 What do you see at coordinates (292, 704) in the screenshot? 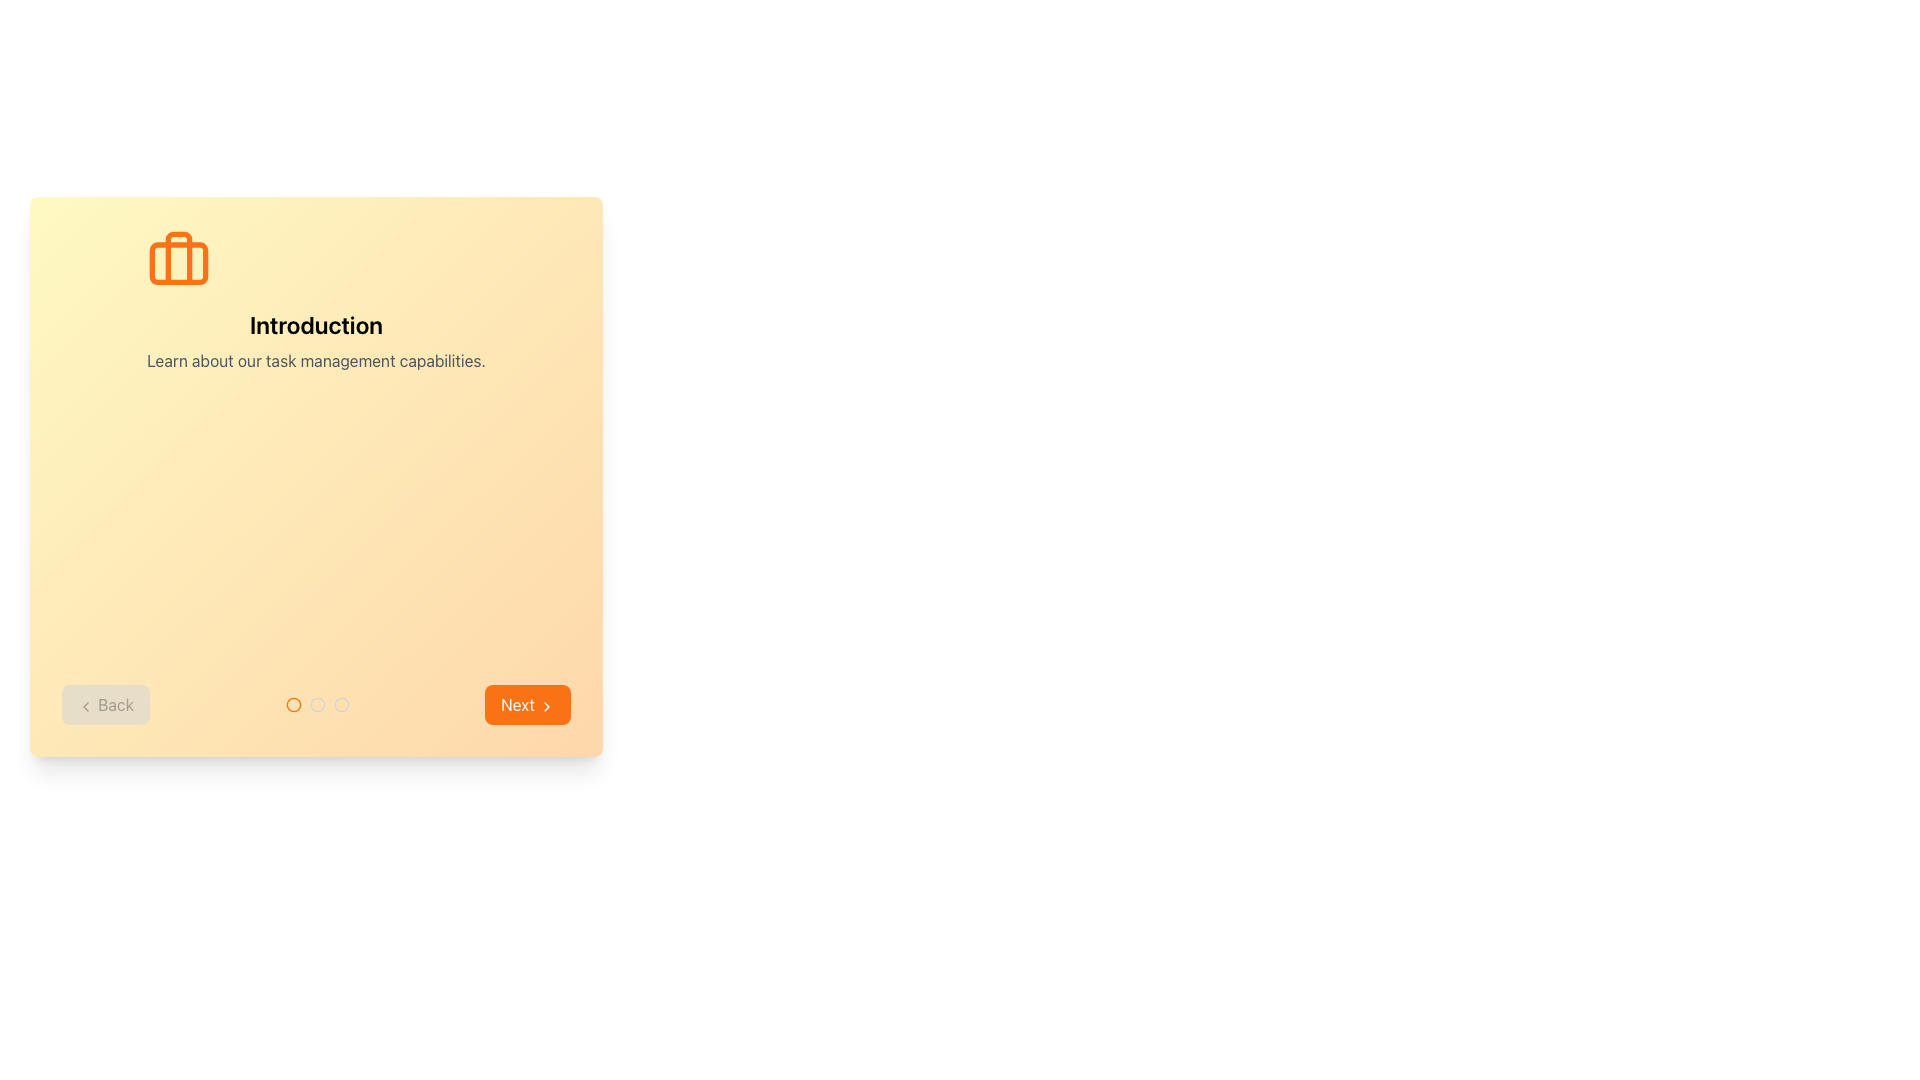
I see `the small circular Navigation Indicator icon with an orange outline, located slightly above the bottom center of the interface` at bounding box center [292, 704].